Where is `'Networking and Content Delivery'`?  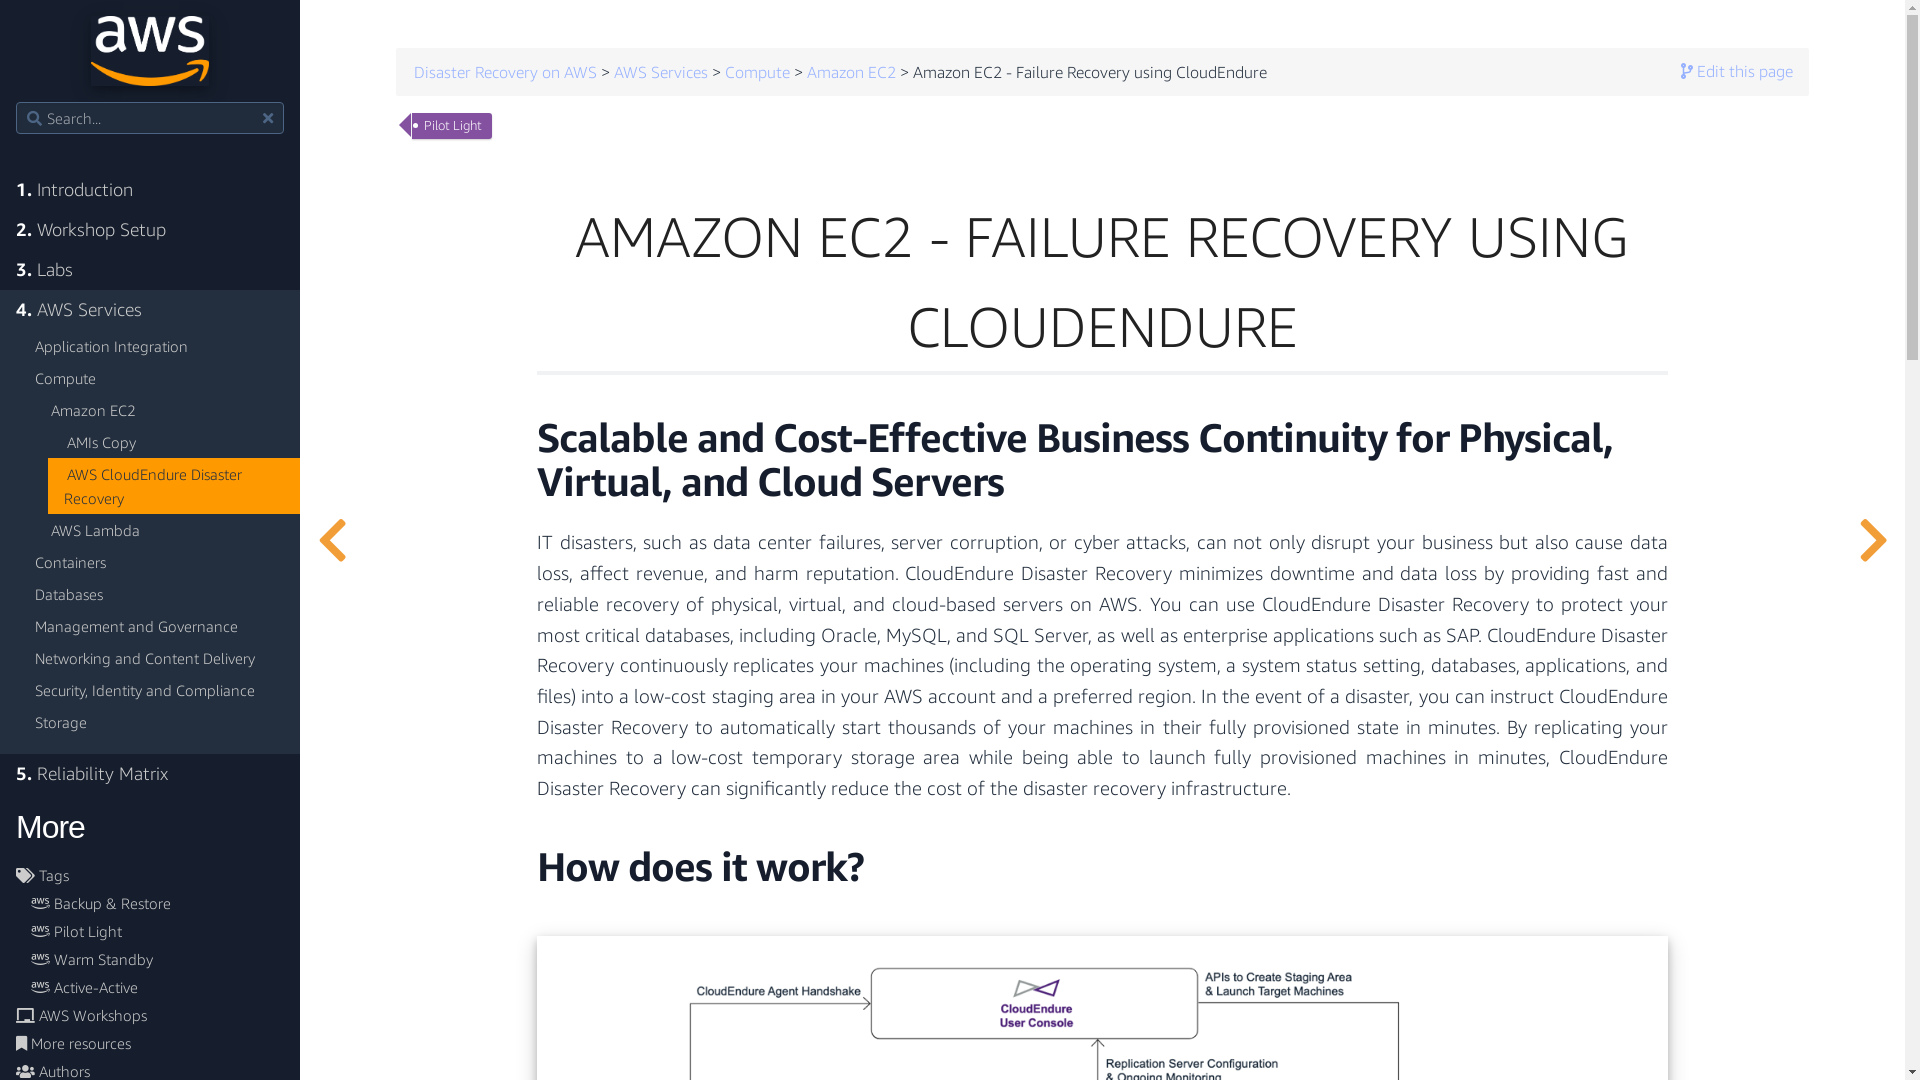 'Networking and Content Delivery' is located at coordinates (157, 658).